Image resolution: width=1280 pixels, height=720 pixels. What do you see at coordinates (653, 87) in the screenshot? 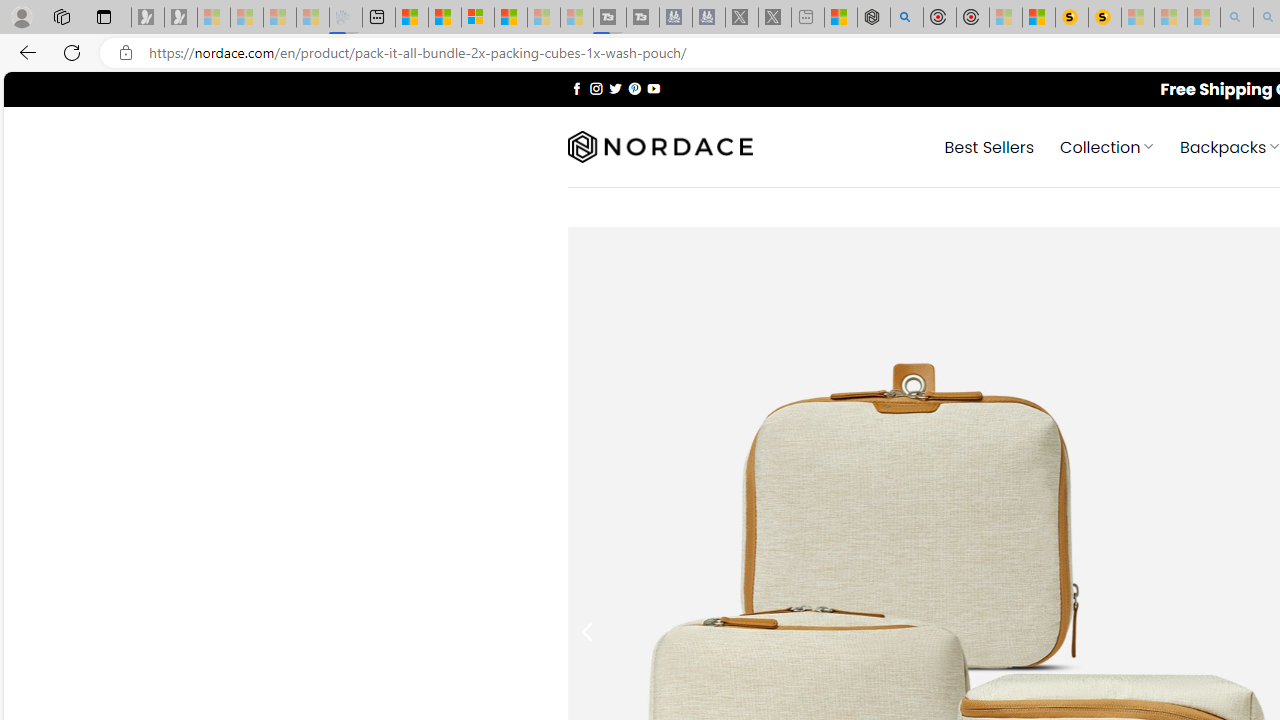
I see `'Follow on YouTube'` at bounding box center [653, 87].